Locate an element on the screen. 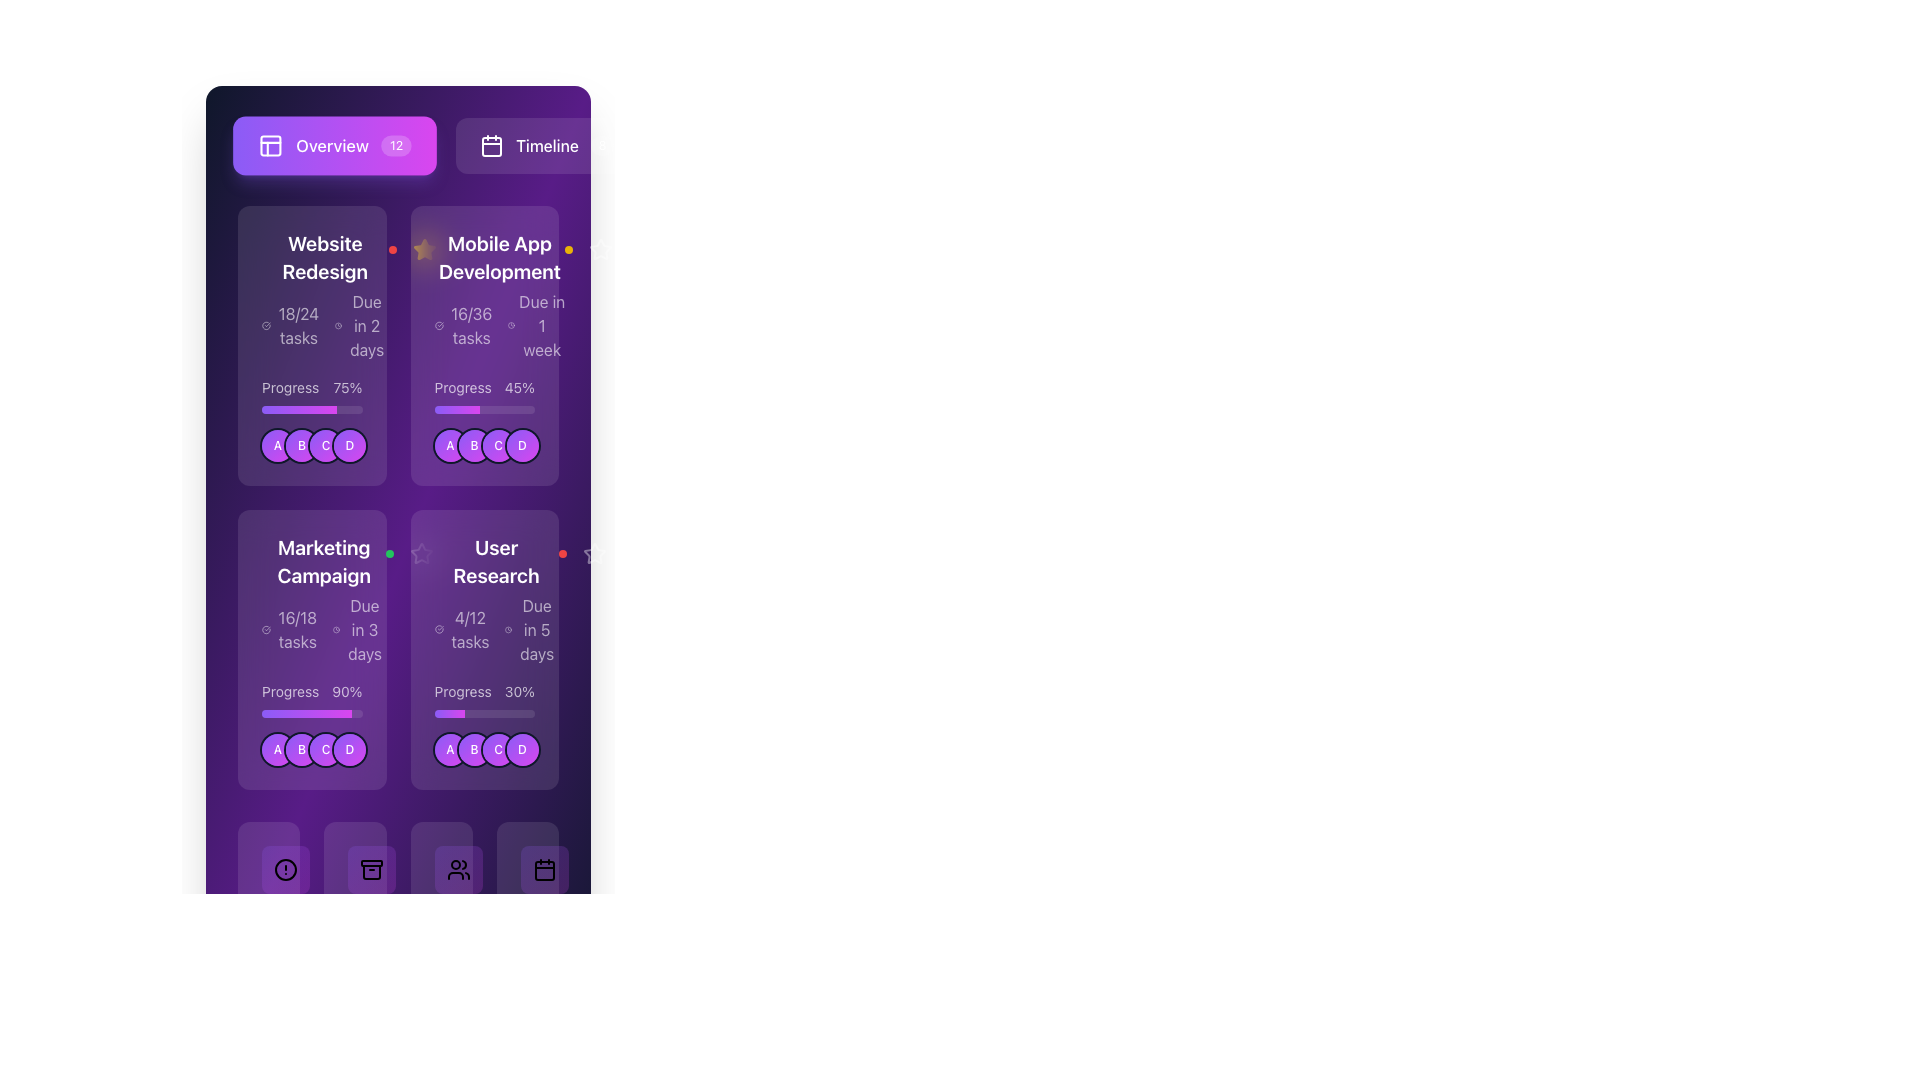 The height and width of the screenshot is (1080, 1920). the Icon button located in the bottom navigation bar, which is centrally positioned among the other navigation buttons is located at coordinates (355, 869).